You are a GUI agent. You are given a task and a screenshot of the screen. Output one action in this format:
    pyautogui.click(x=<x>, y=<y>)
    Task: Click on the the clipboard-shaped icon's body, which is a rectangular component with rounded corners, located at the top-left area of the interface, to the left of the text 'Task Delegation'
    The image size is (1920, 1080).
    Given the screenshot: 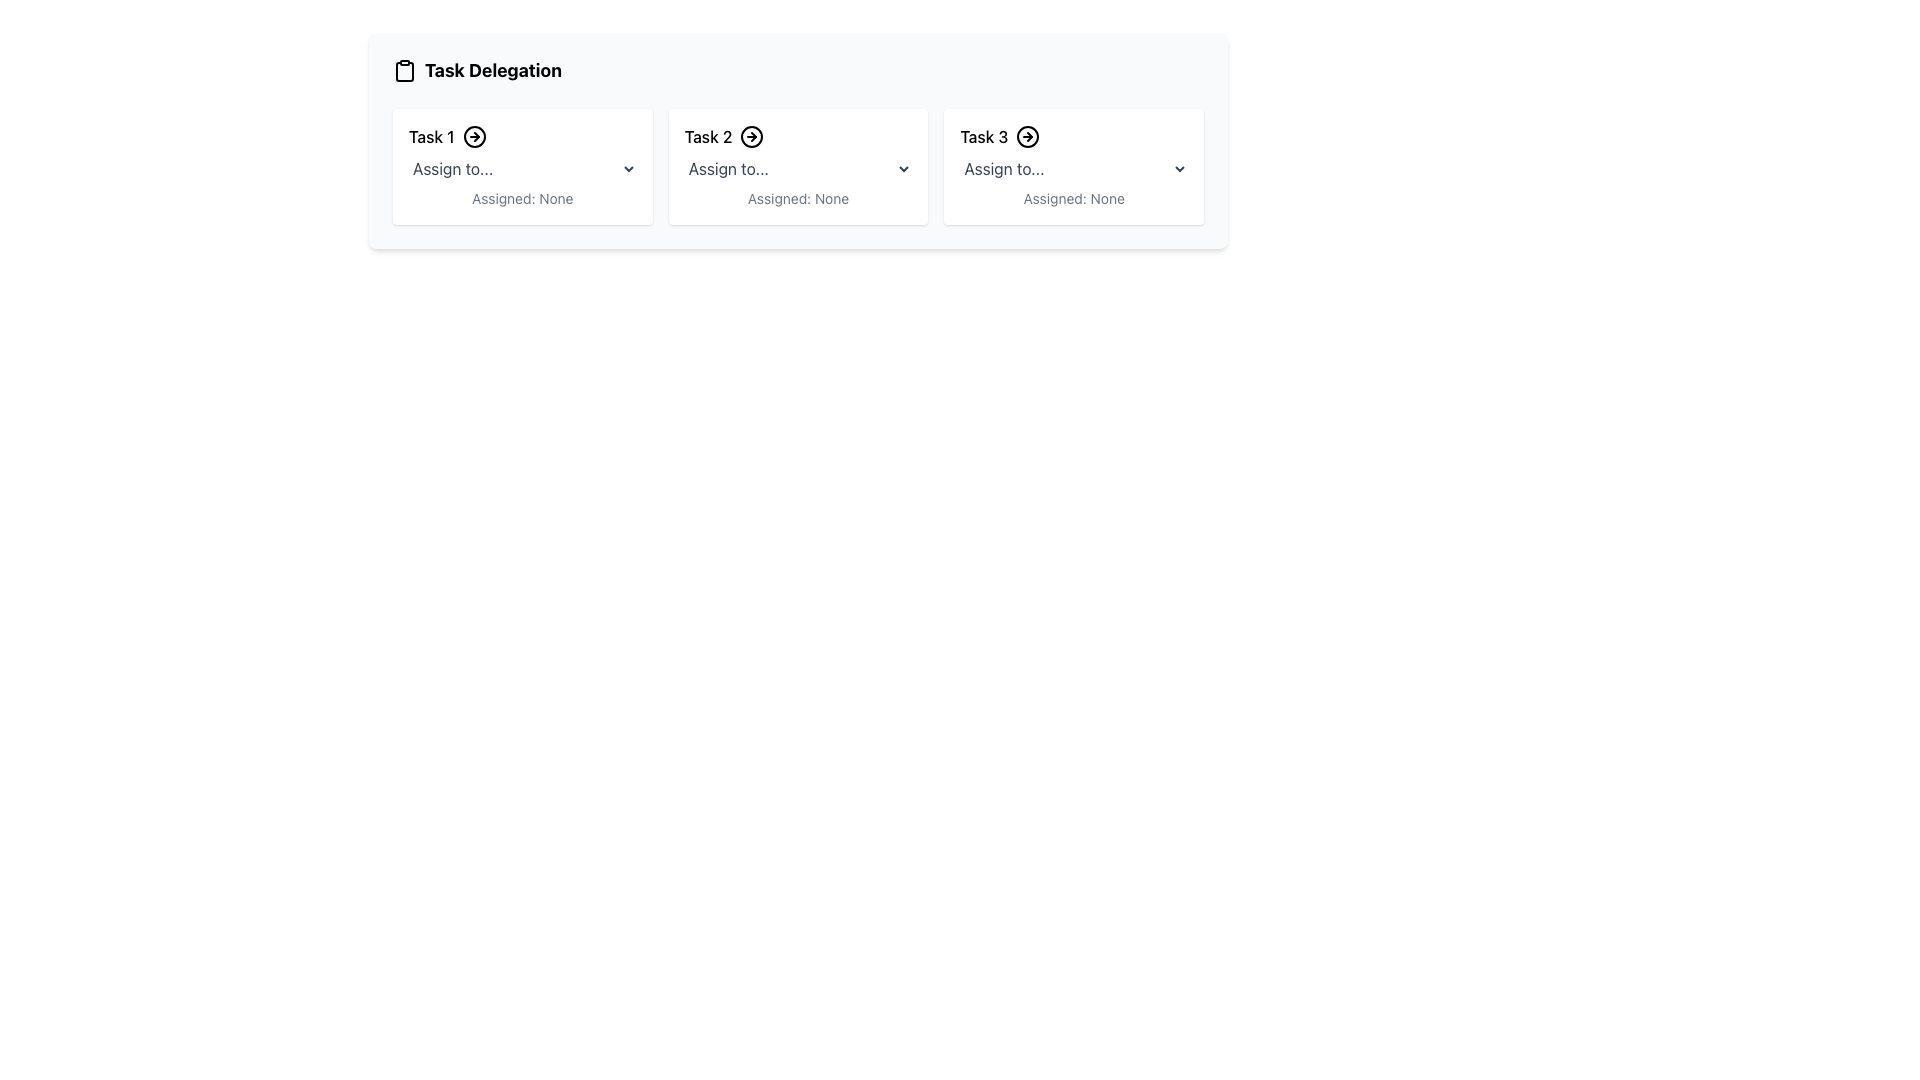 What is the action you would take?
    pyautogui.click(x=403, y=71)
    